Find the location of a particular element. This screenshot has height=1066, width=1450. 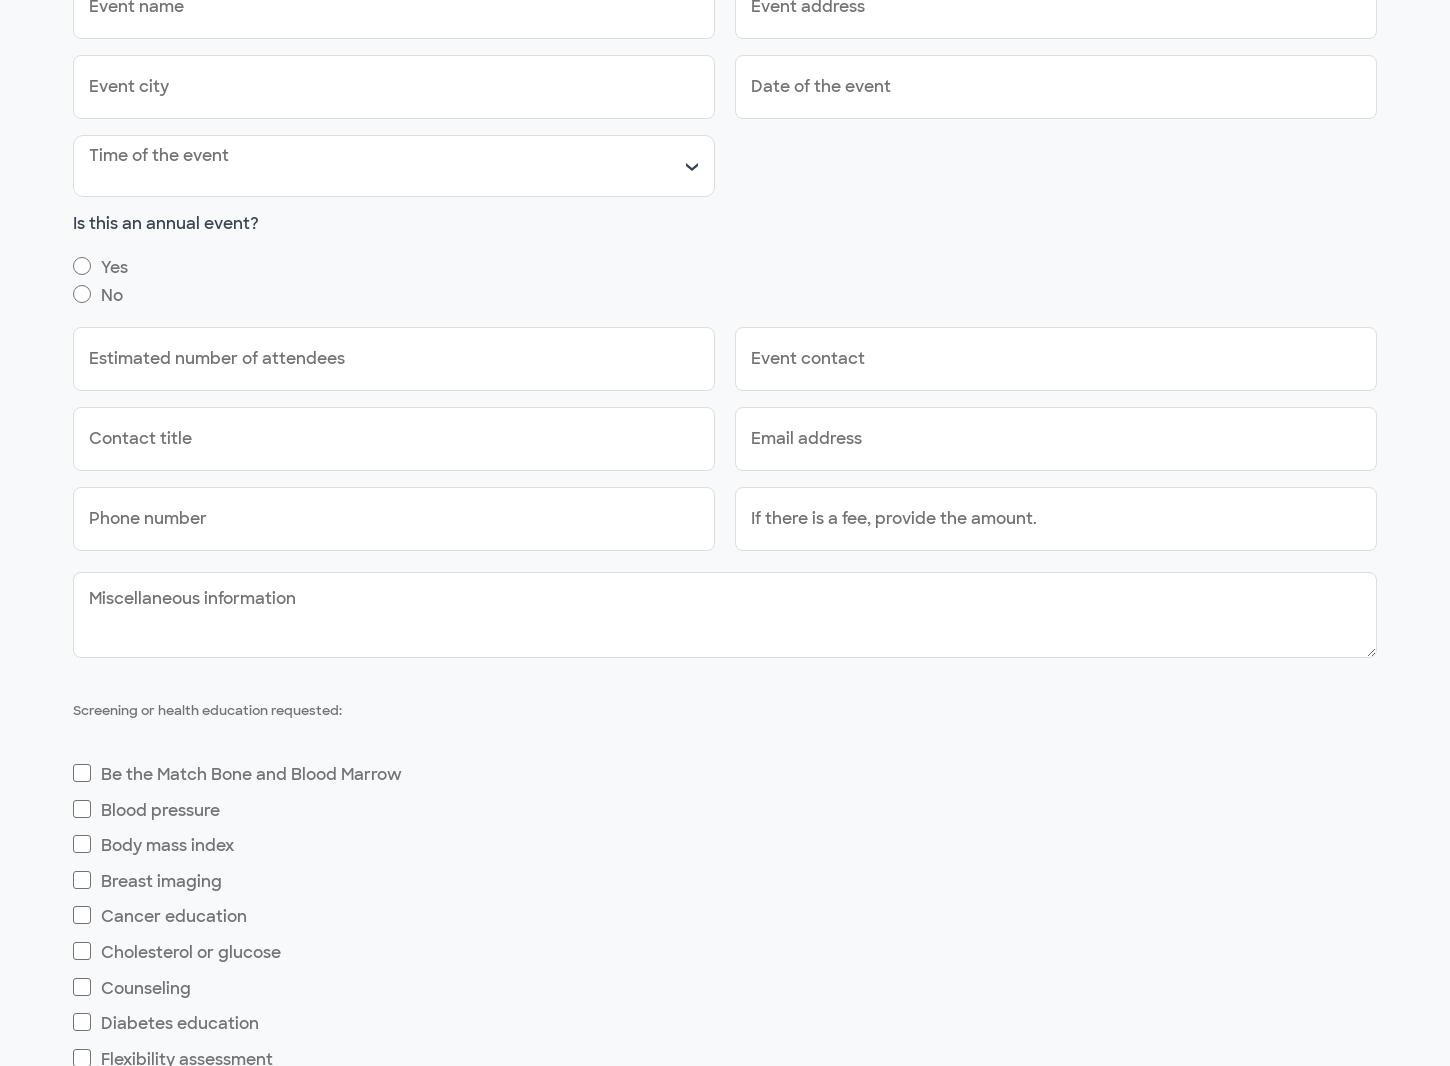

'Email address' is located at coordinates (806, 438).